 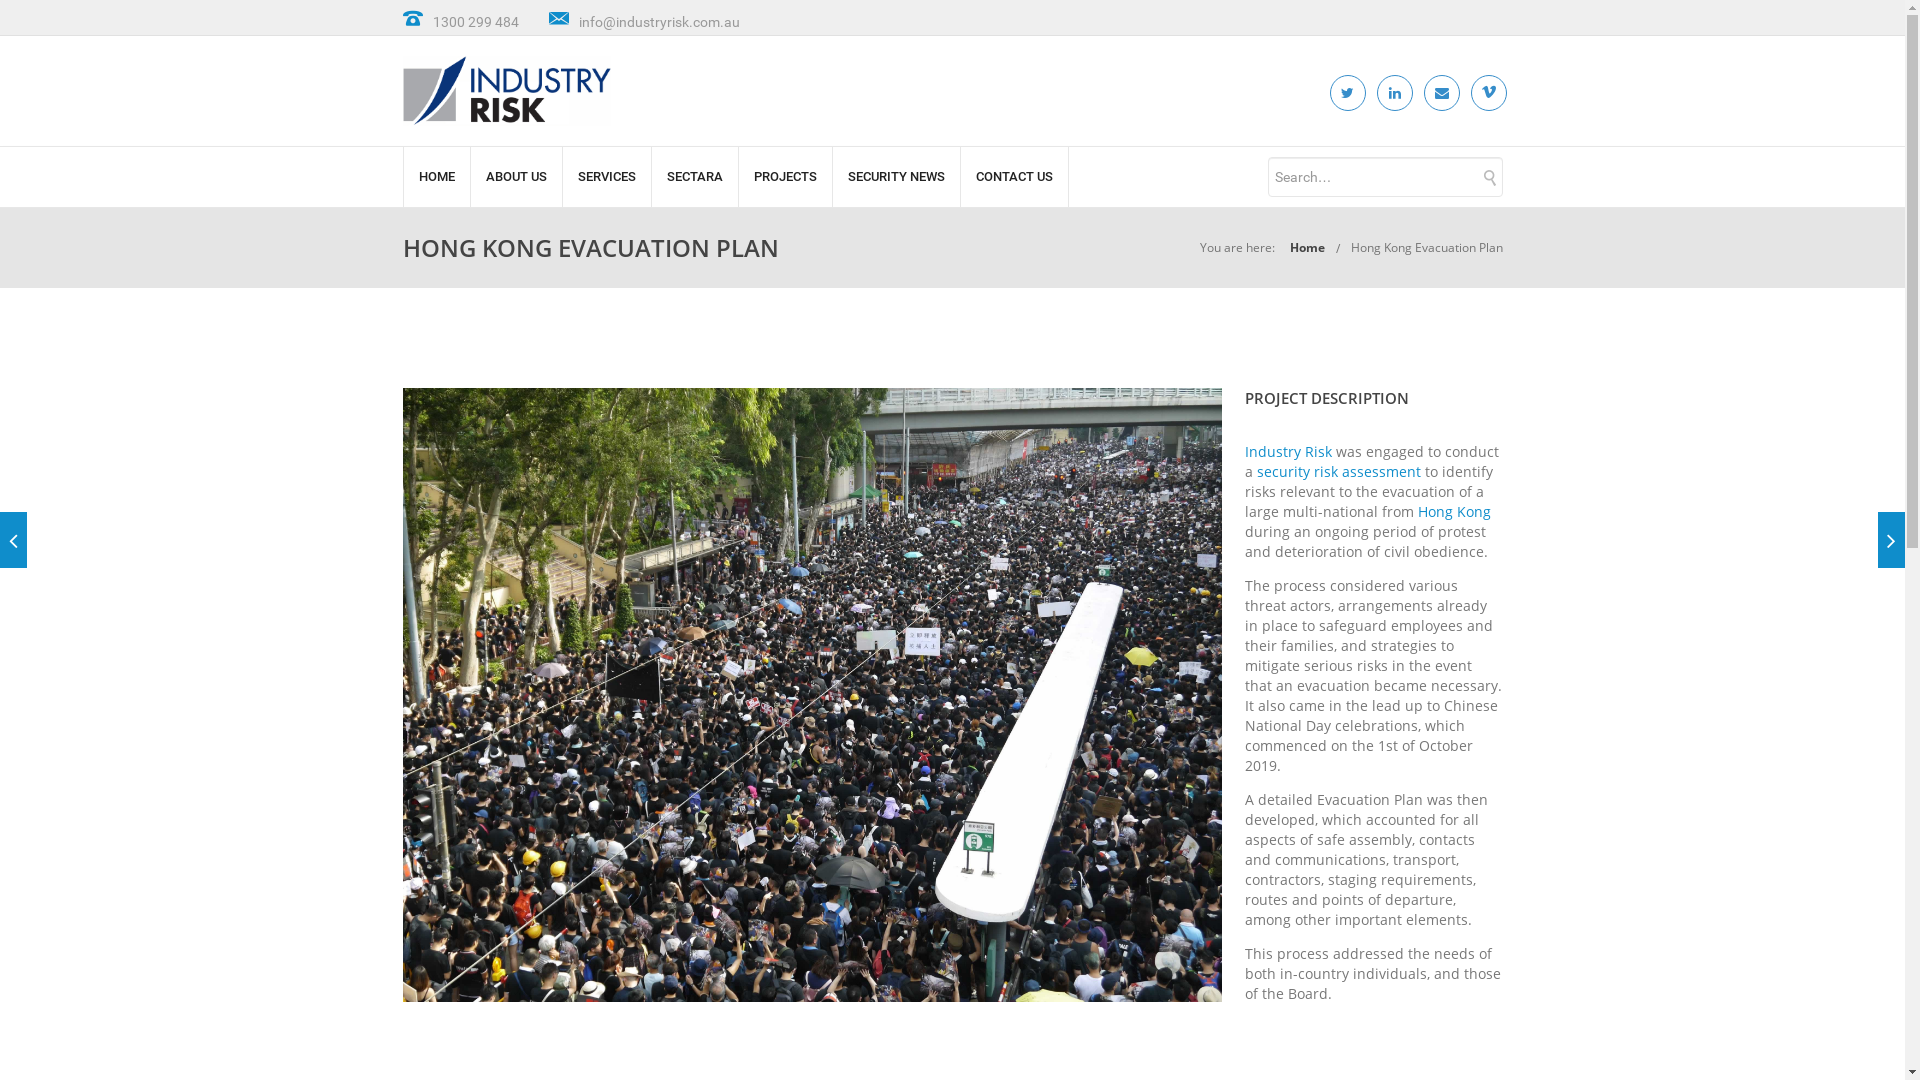 I want to click on 'Industry Risk', so click(x=1288, y=451).